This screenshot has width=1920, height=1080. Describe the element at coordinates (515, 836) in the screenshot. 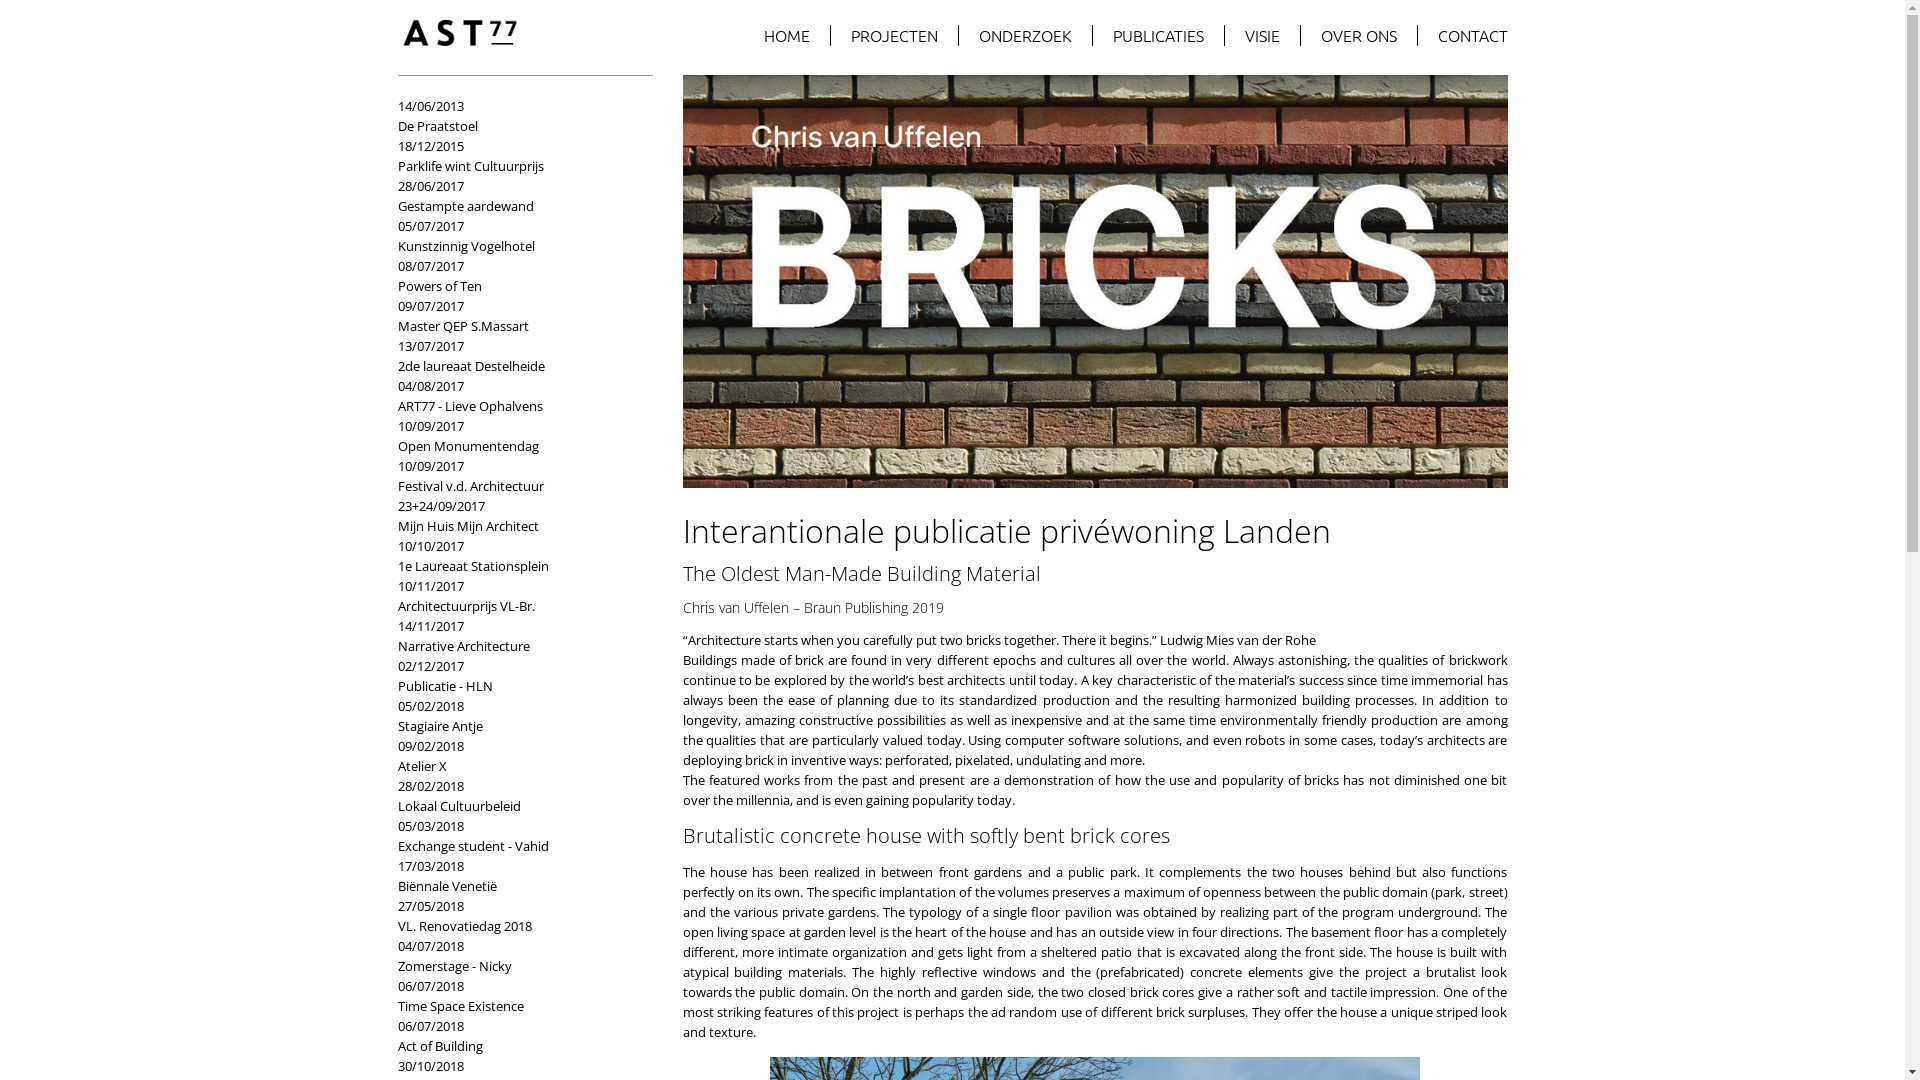

I see `'05/03/2018` at that location.